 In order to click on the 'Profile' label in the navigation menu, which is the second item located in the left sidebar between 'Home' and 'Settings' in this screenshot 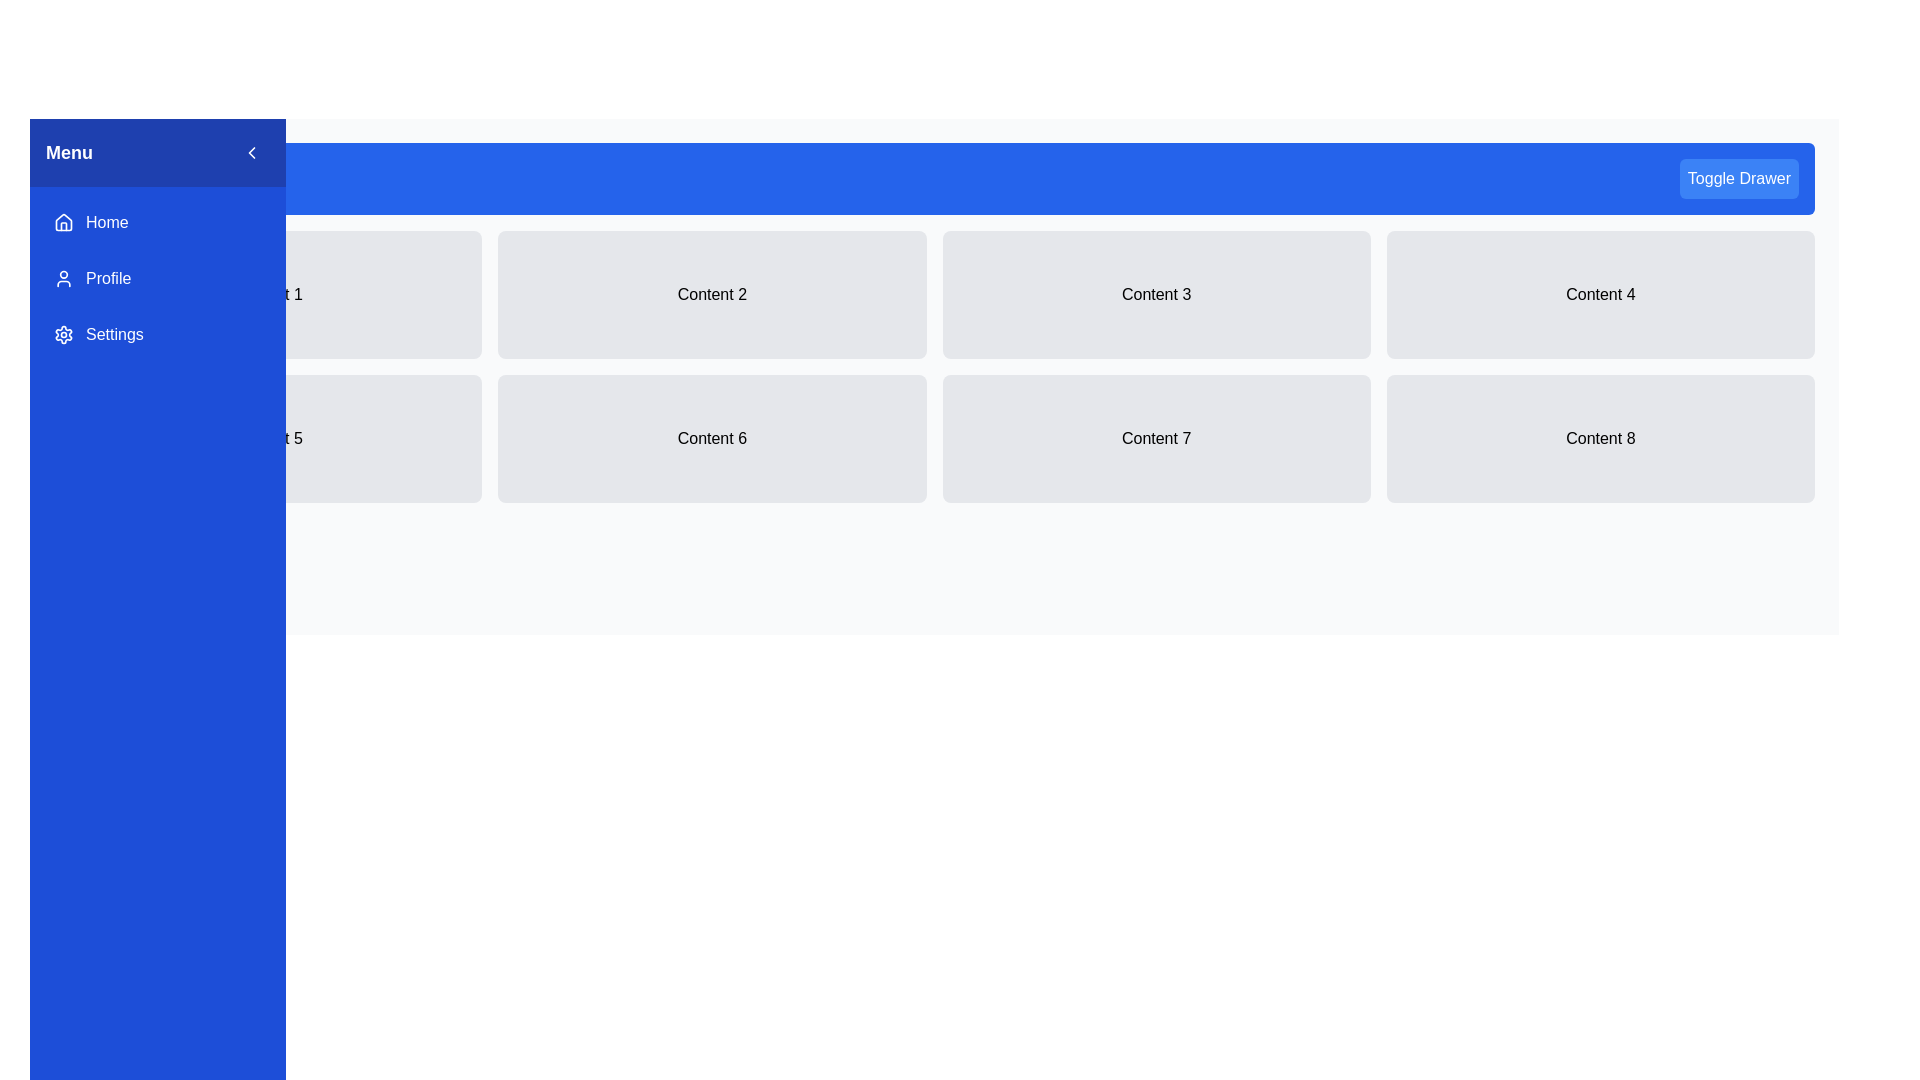, I will do `click(107, 278)`.